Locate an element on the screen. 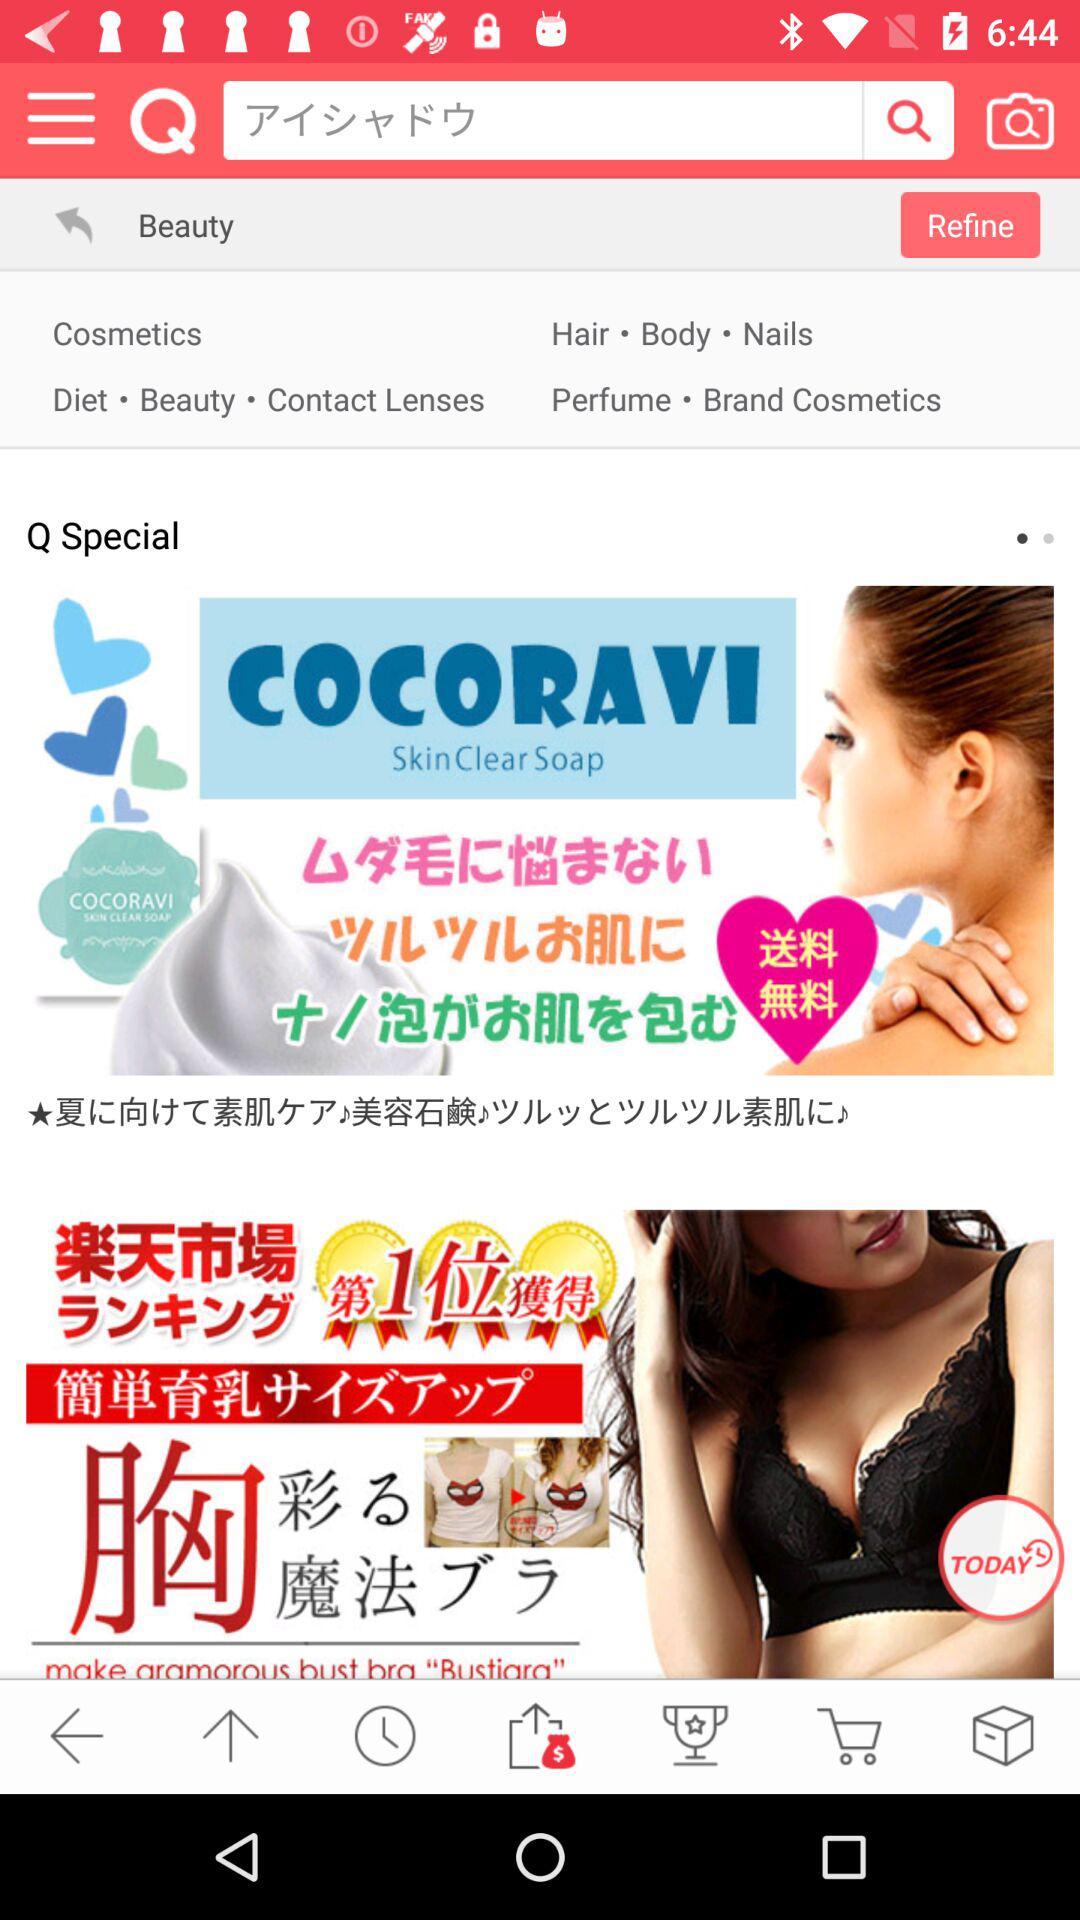  camera on option is located at coordinates (1019, 119).